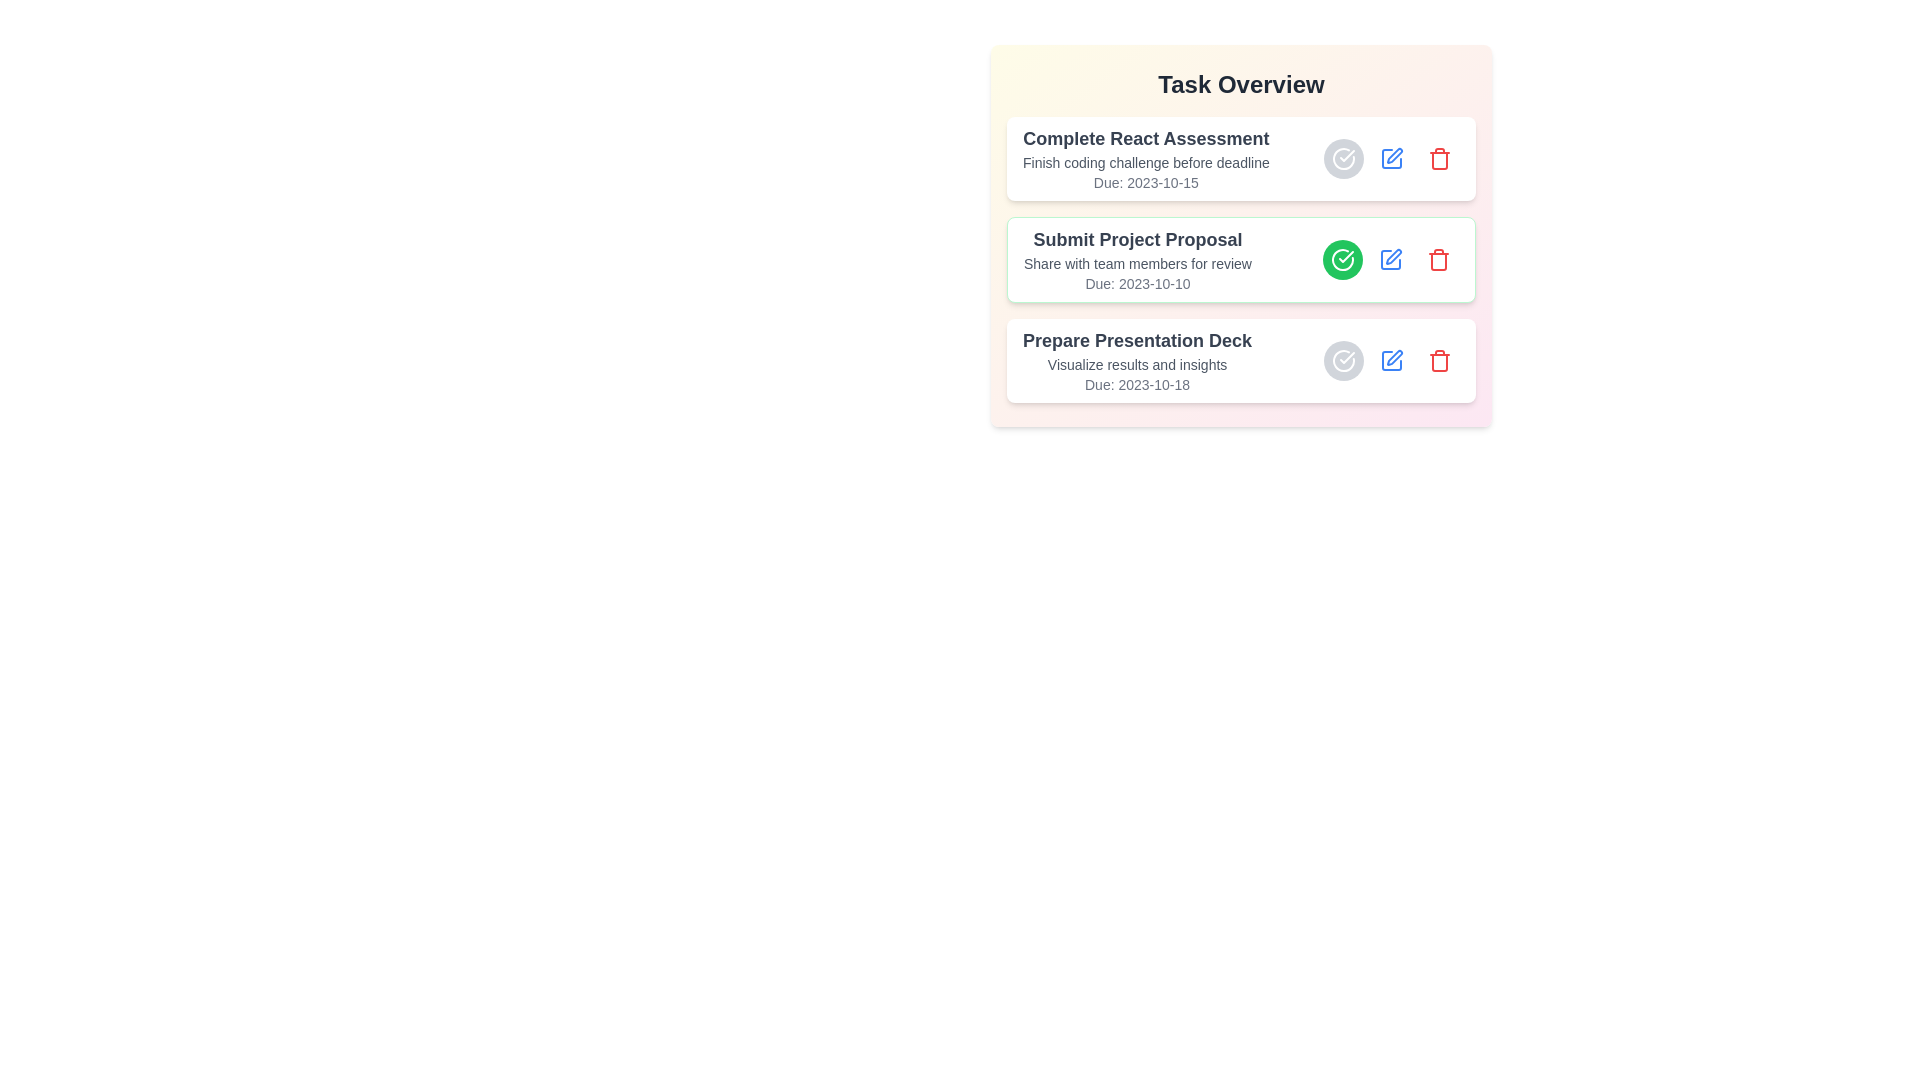  I want to click on the check button of the task titled 'Prepare Presentation Deck' to toggle its completion status, so click(1344, 361).